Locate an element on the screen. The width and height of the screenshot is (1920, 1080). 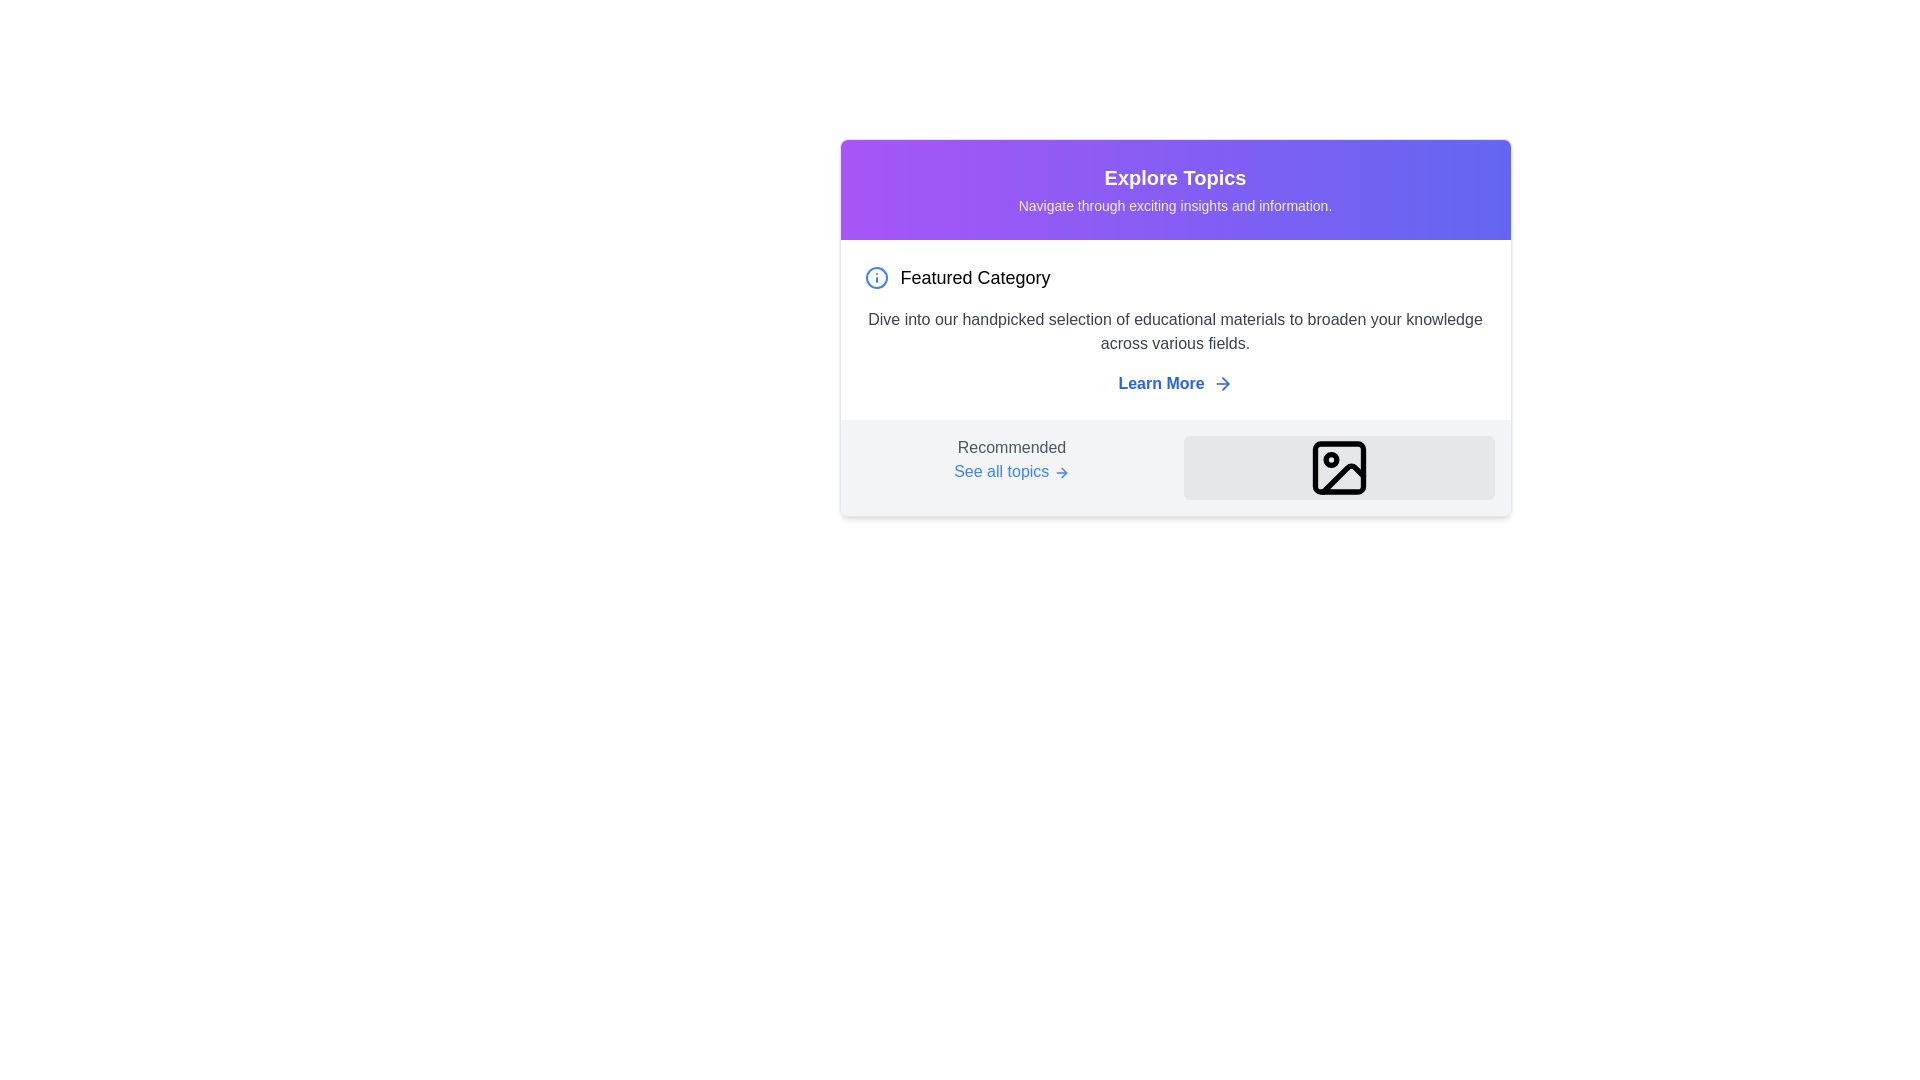
the decorative icon located in the lower-right corner of the 'Recommended' section, which serves as a placeholder or visual representation is located at coordinates (1339, 467).